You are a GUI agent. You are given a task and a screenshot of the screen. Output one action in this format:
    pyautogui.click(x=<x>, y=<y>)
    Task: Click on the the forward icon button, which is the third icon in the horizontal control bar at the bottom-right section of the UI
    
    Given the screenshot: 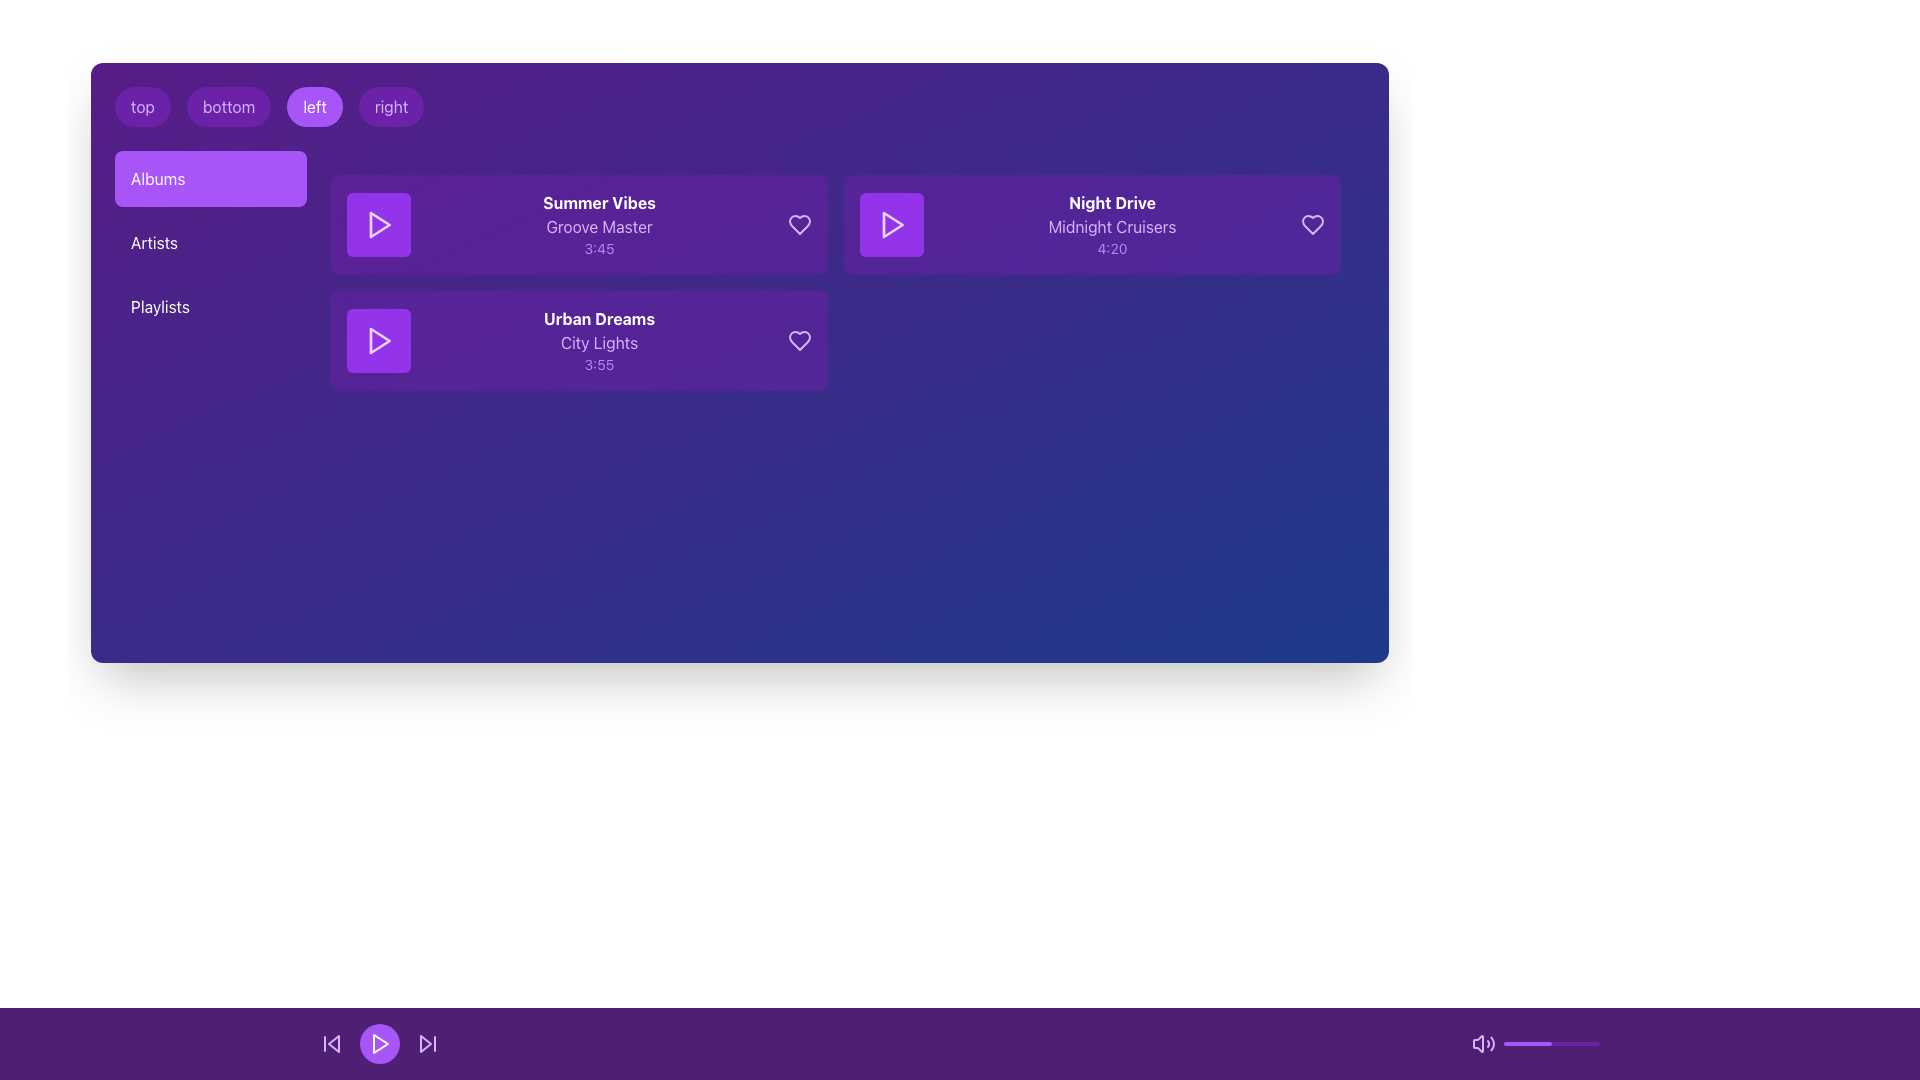 What is the action you would take?
    pyautogui.click(x=426, y=1043)
    